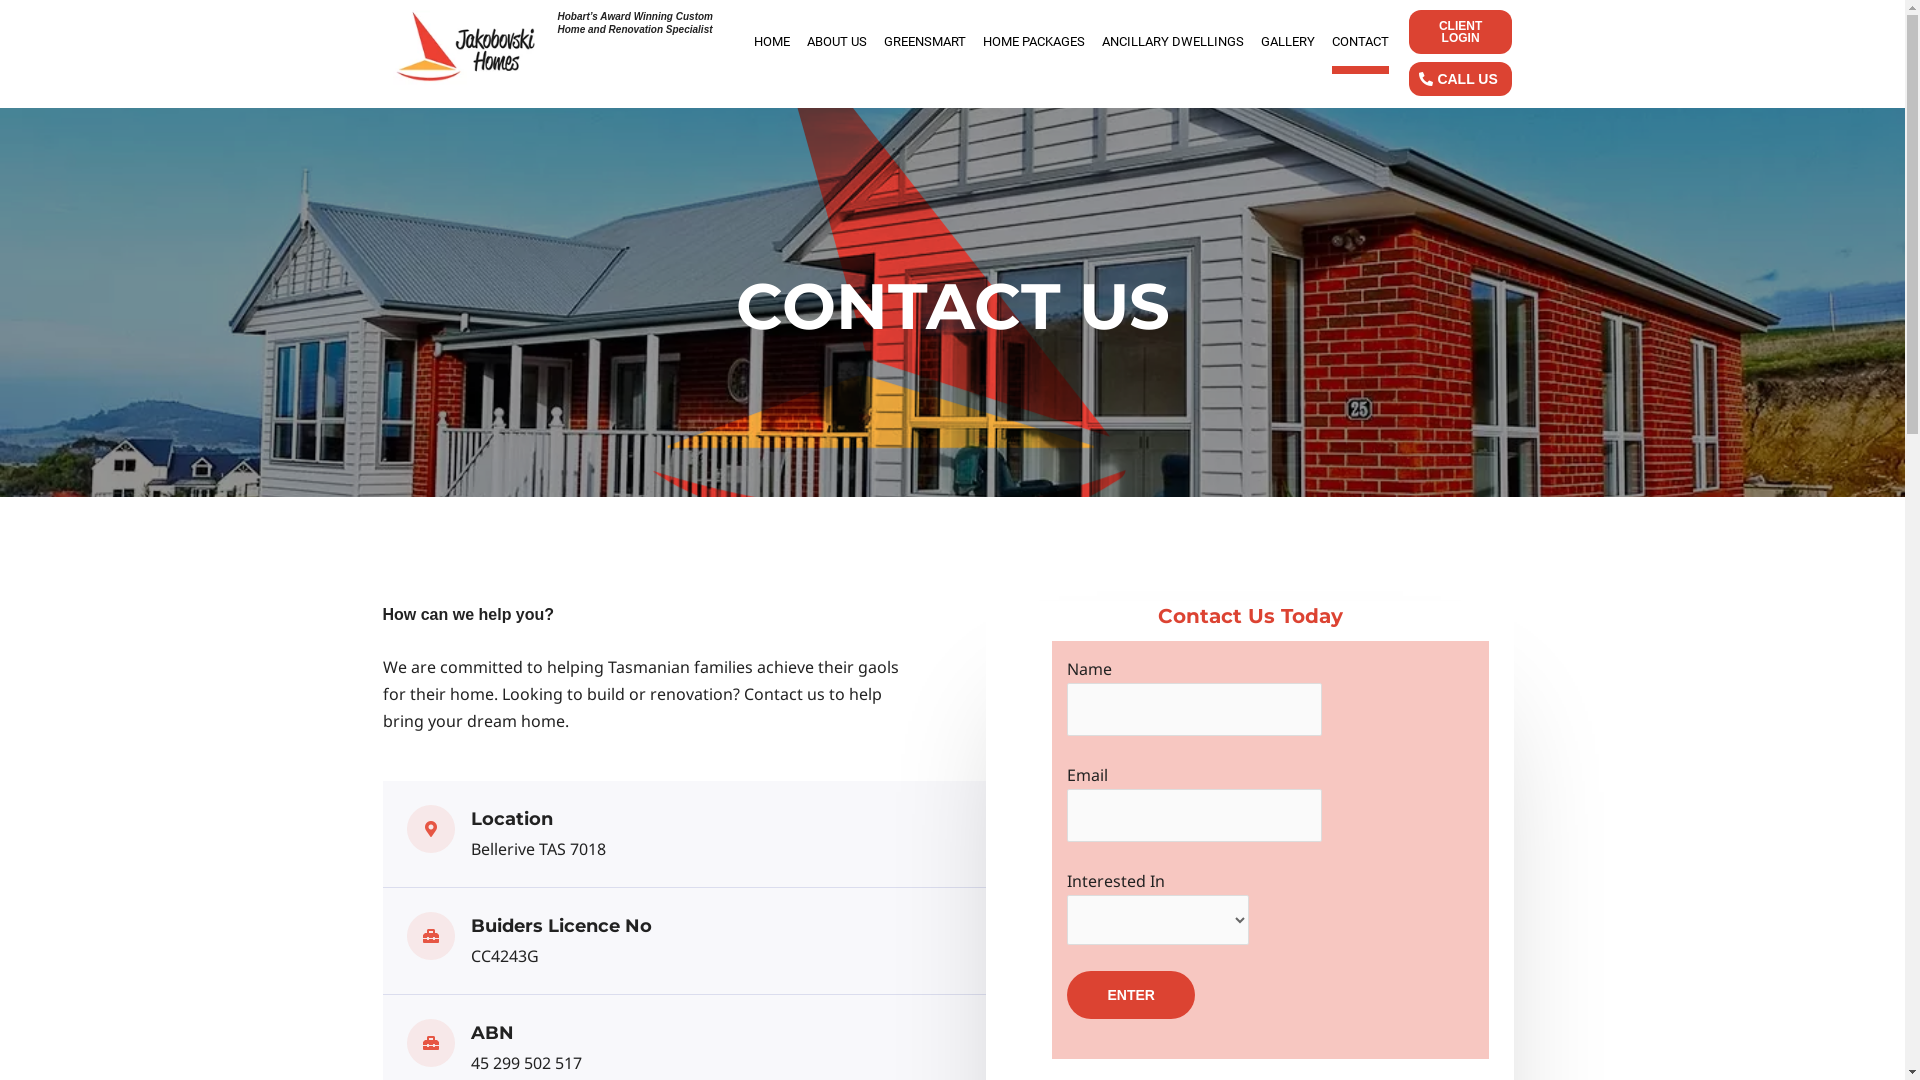 The height and width of the screenshot is (1080, 1920). Describe the element at coordinates (806, 42) in the screenshot. I see `'ABOUT US'` at that location.